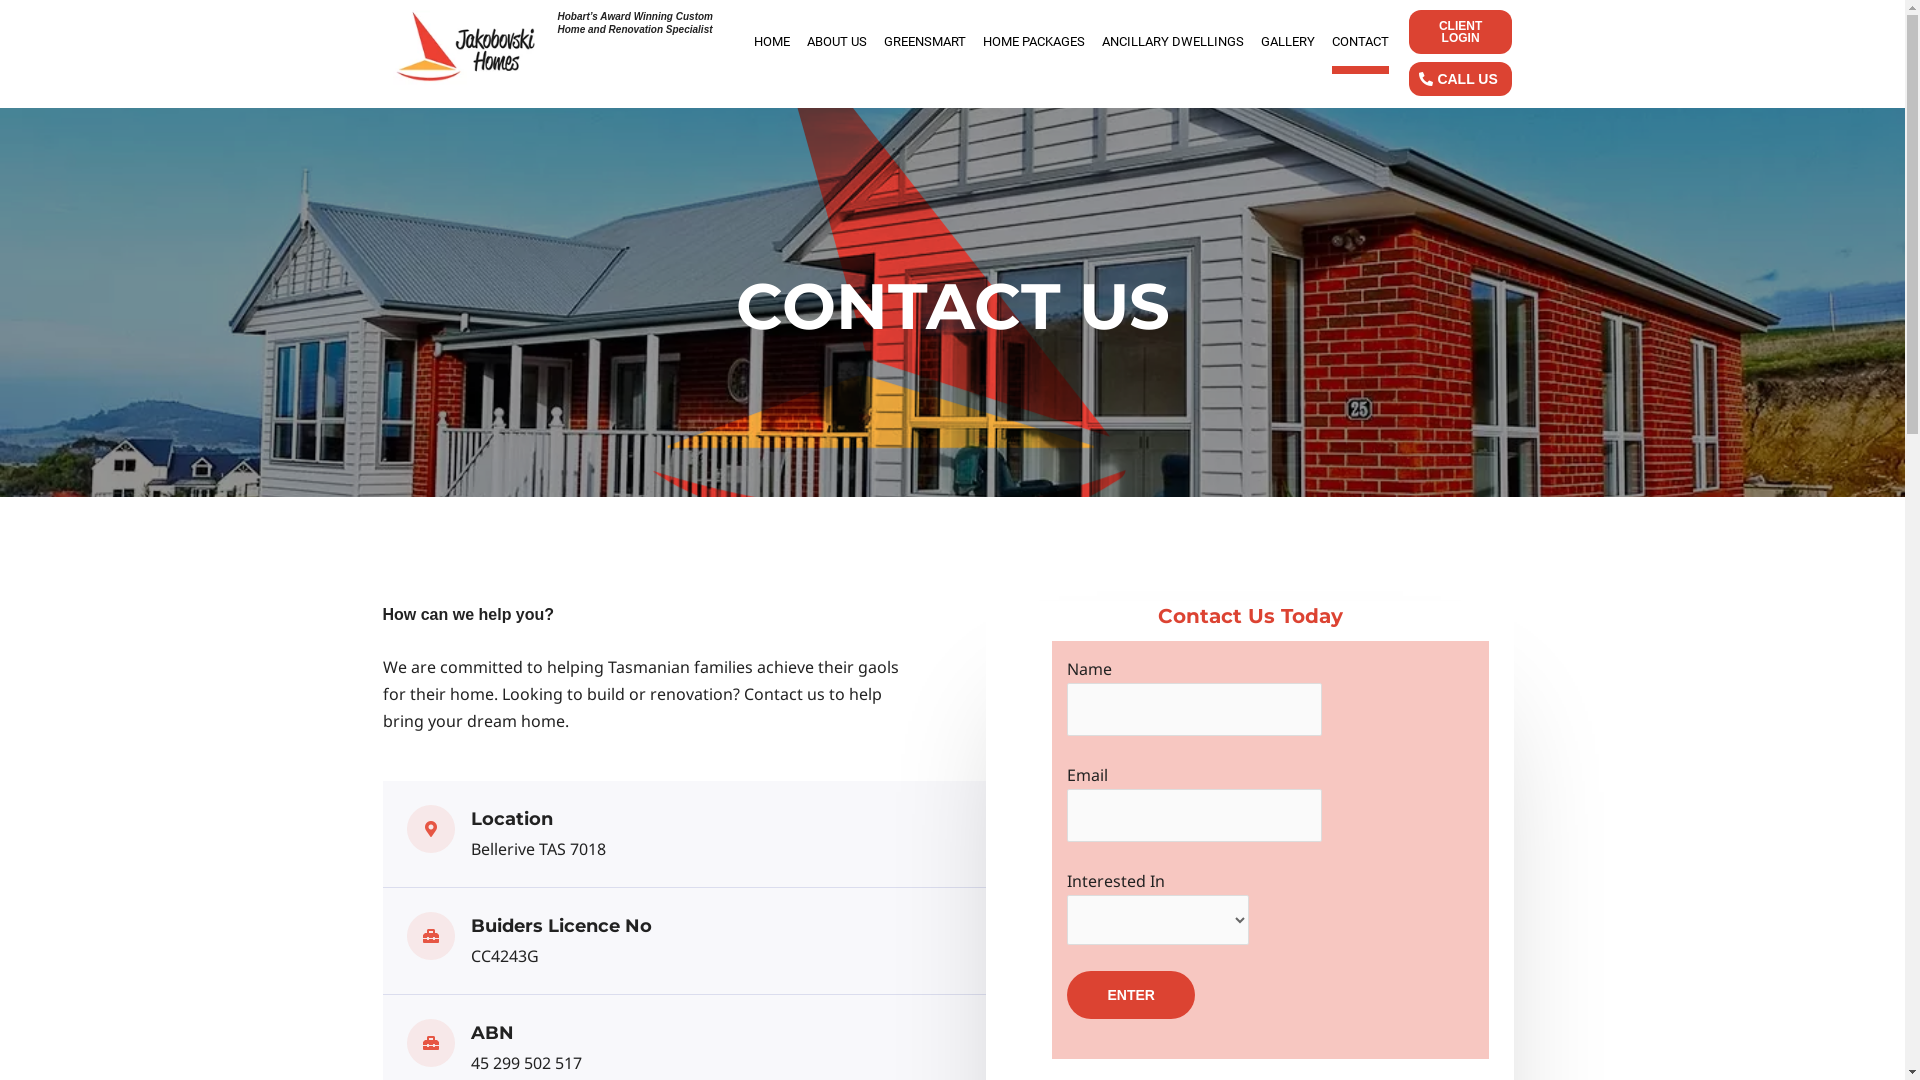 The height and width of the screenshot is (1080, 1920). Describe the element at coordinates (806, 42) in the screenshot. I see `'ABOUT US'` at that location.